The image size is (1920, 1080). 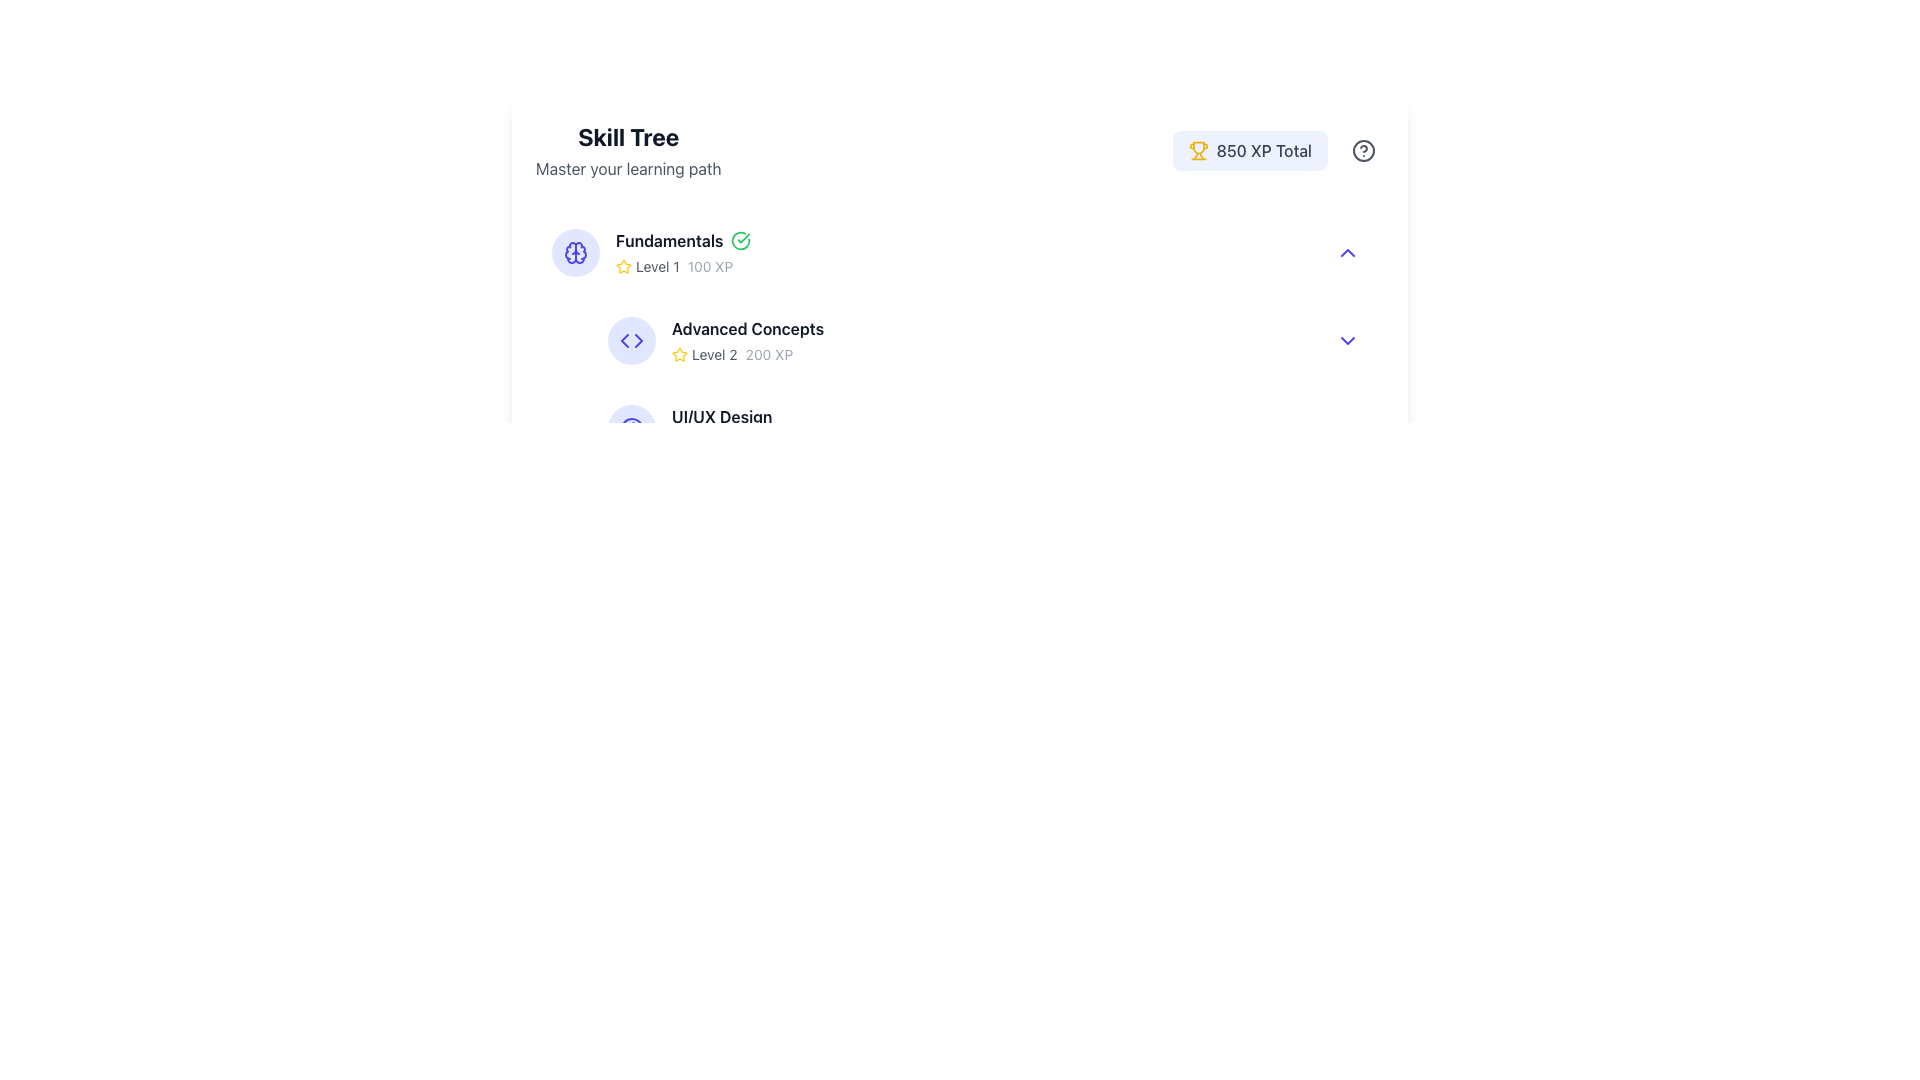 I want to click on the Information Display containing the trophy icon and the text '850 XP Total', so click(x=1277, y=149).